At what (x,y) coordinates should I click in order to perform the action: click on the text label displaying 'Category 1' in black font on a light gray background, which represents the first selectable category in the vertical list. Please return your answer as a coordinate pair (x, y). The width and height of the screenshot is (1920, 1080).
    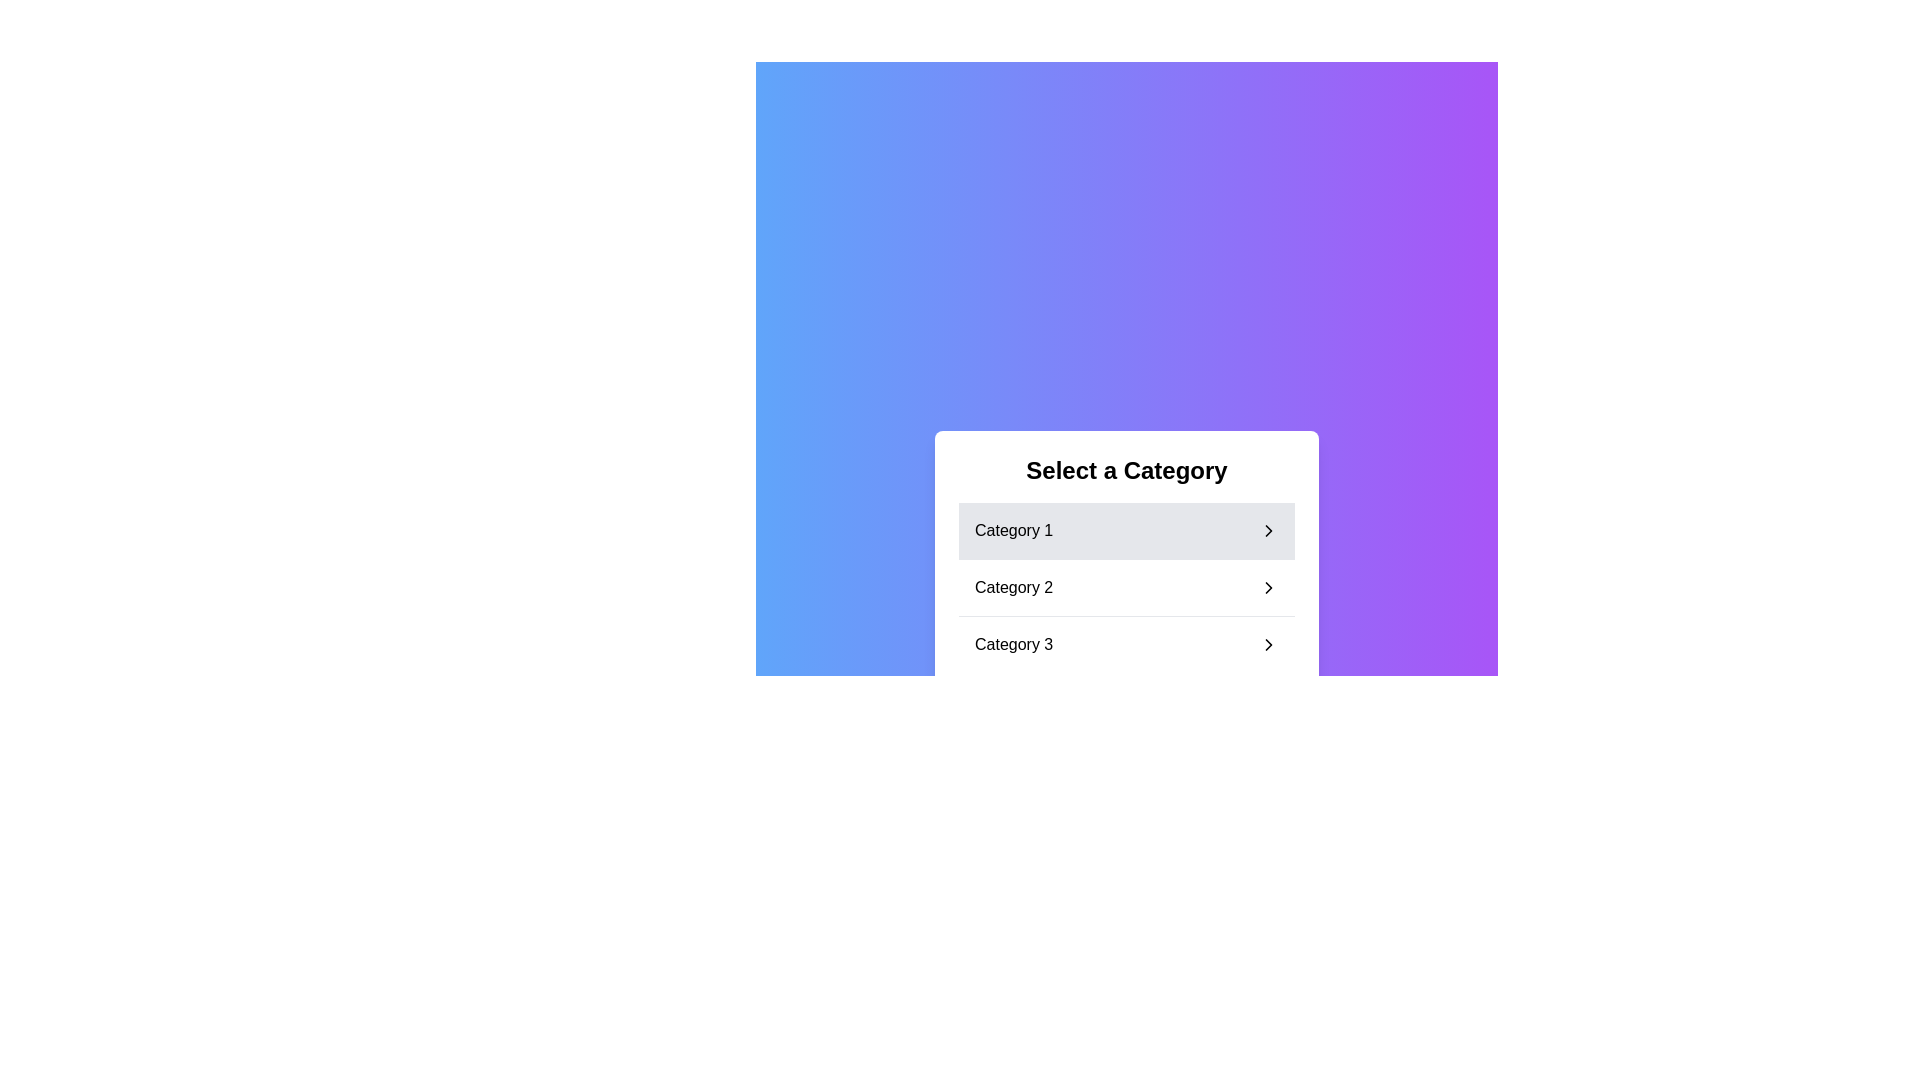
    Looking at the image, I should click on (1014, 530).